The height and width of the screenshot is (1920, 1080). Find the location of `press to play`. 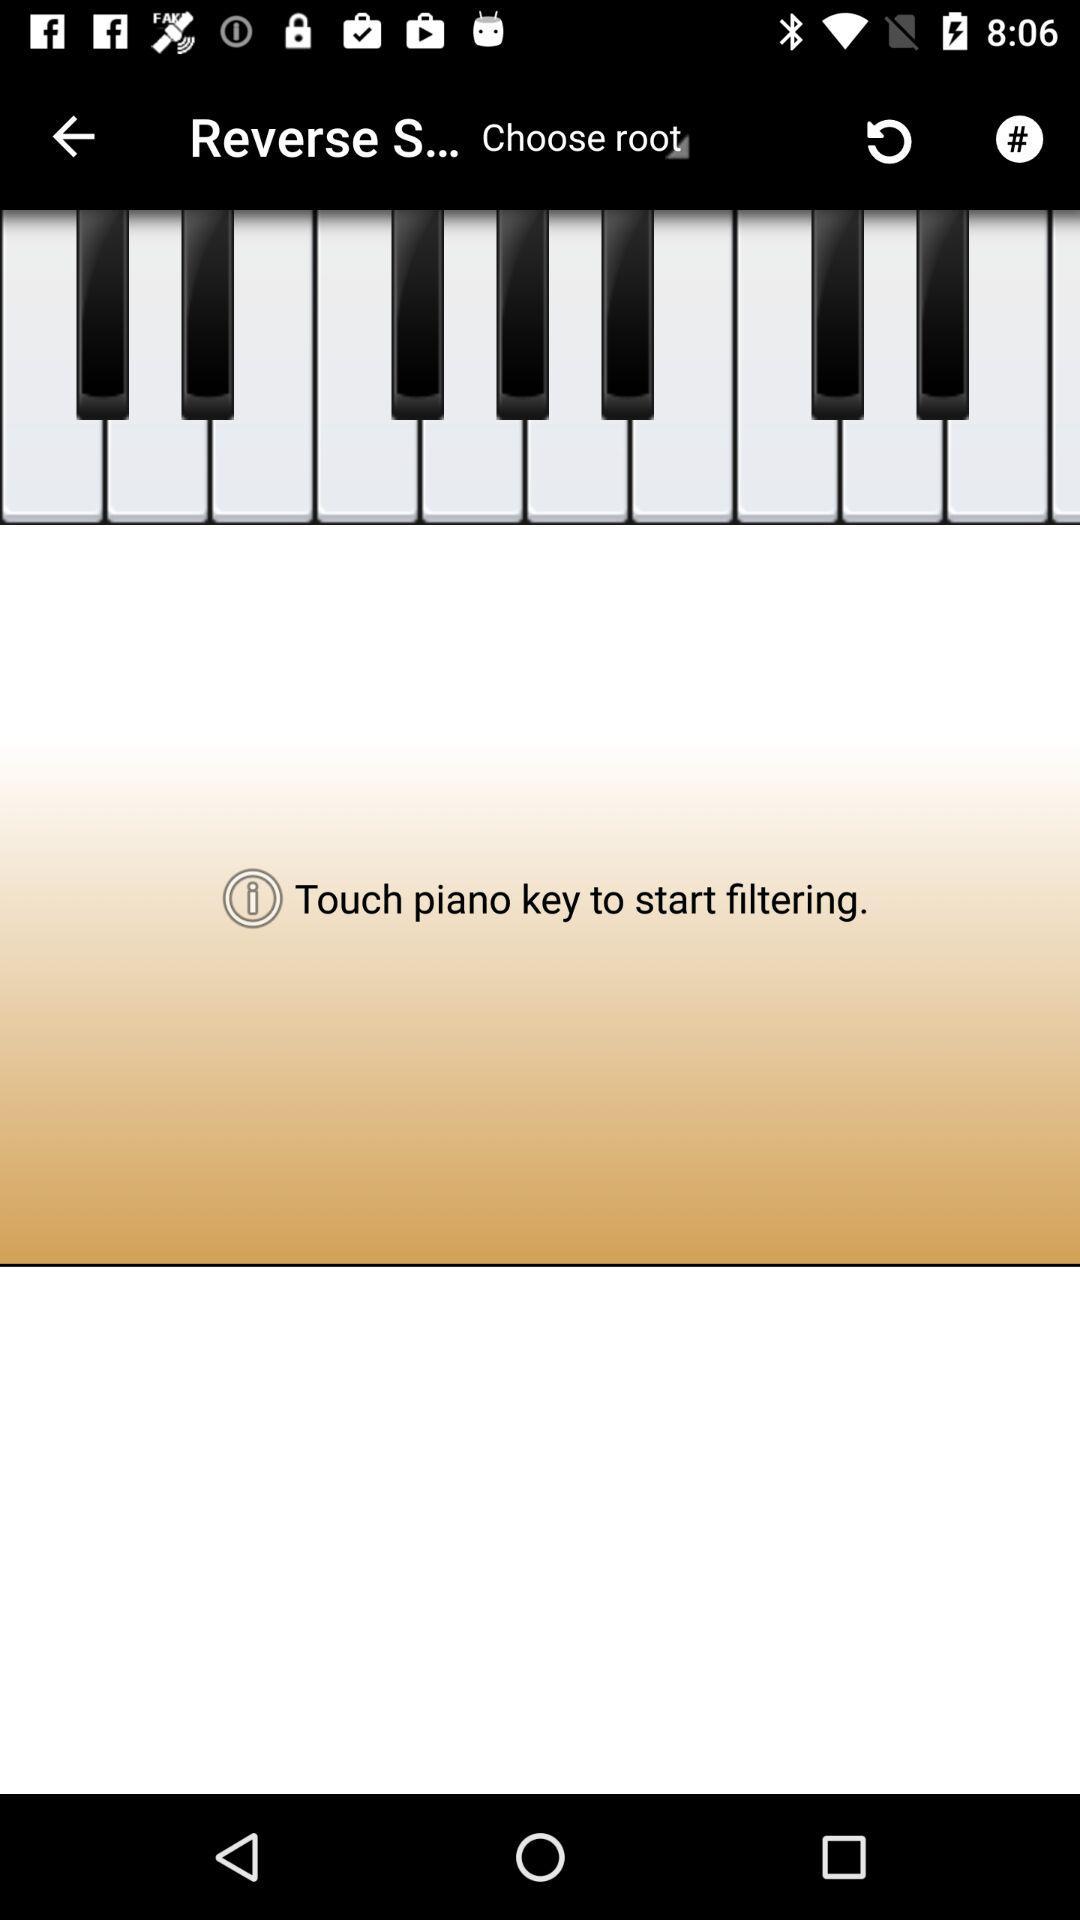

press to play is located at coordinates (1063, 367).